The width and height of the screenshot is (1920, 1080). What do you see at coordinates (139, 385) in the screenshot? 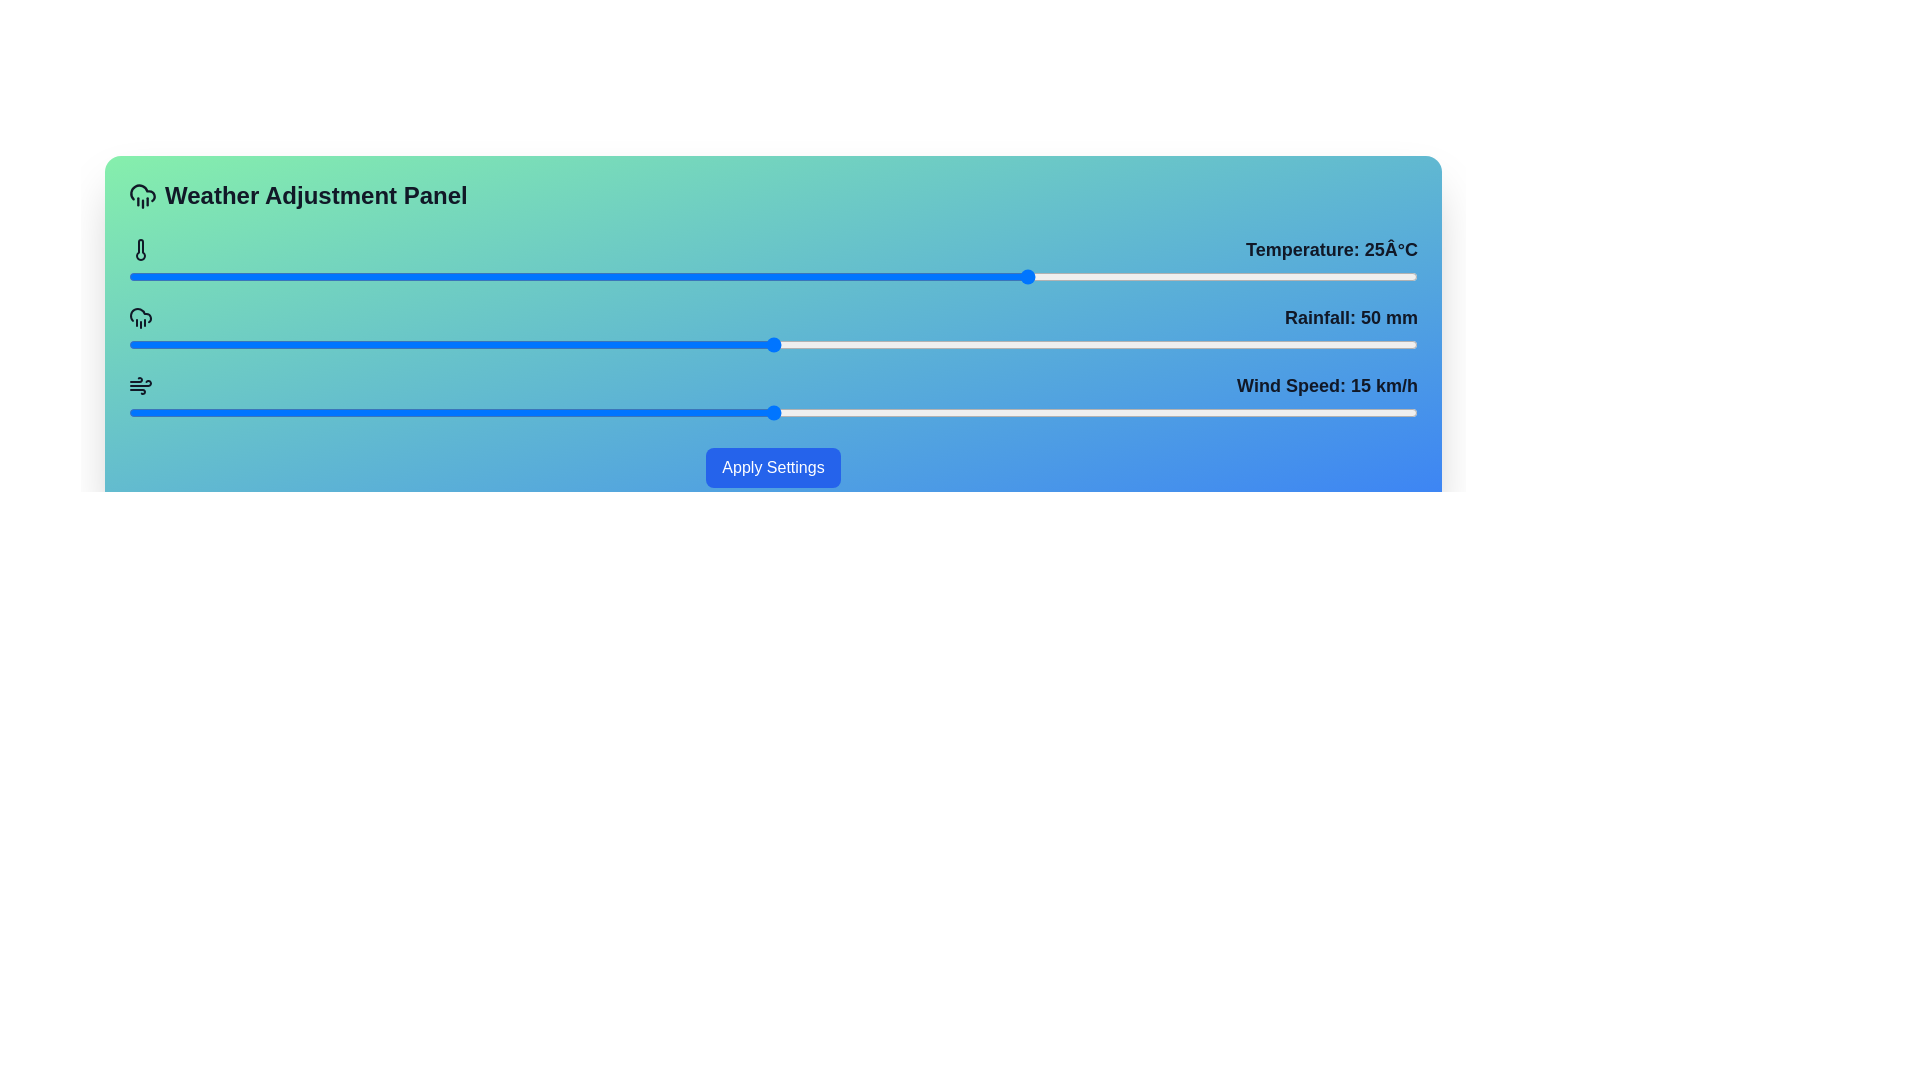
I see `the decorative SVG graphical icon indicating 'Wind Speed' positioned to the left of the text 'Wind Speed: 15 km/h.'` at bounding box center [139, 385].